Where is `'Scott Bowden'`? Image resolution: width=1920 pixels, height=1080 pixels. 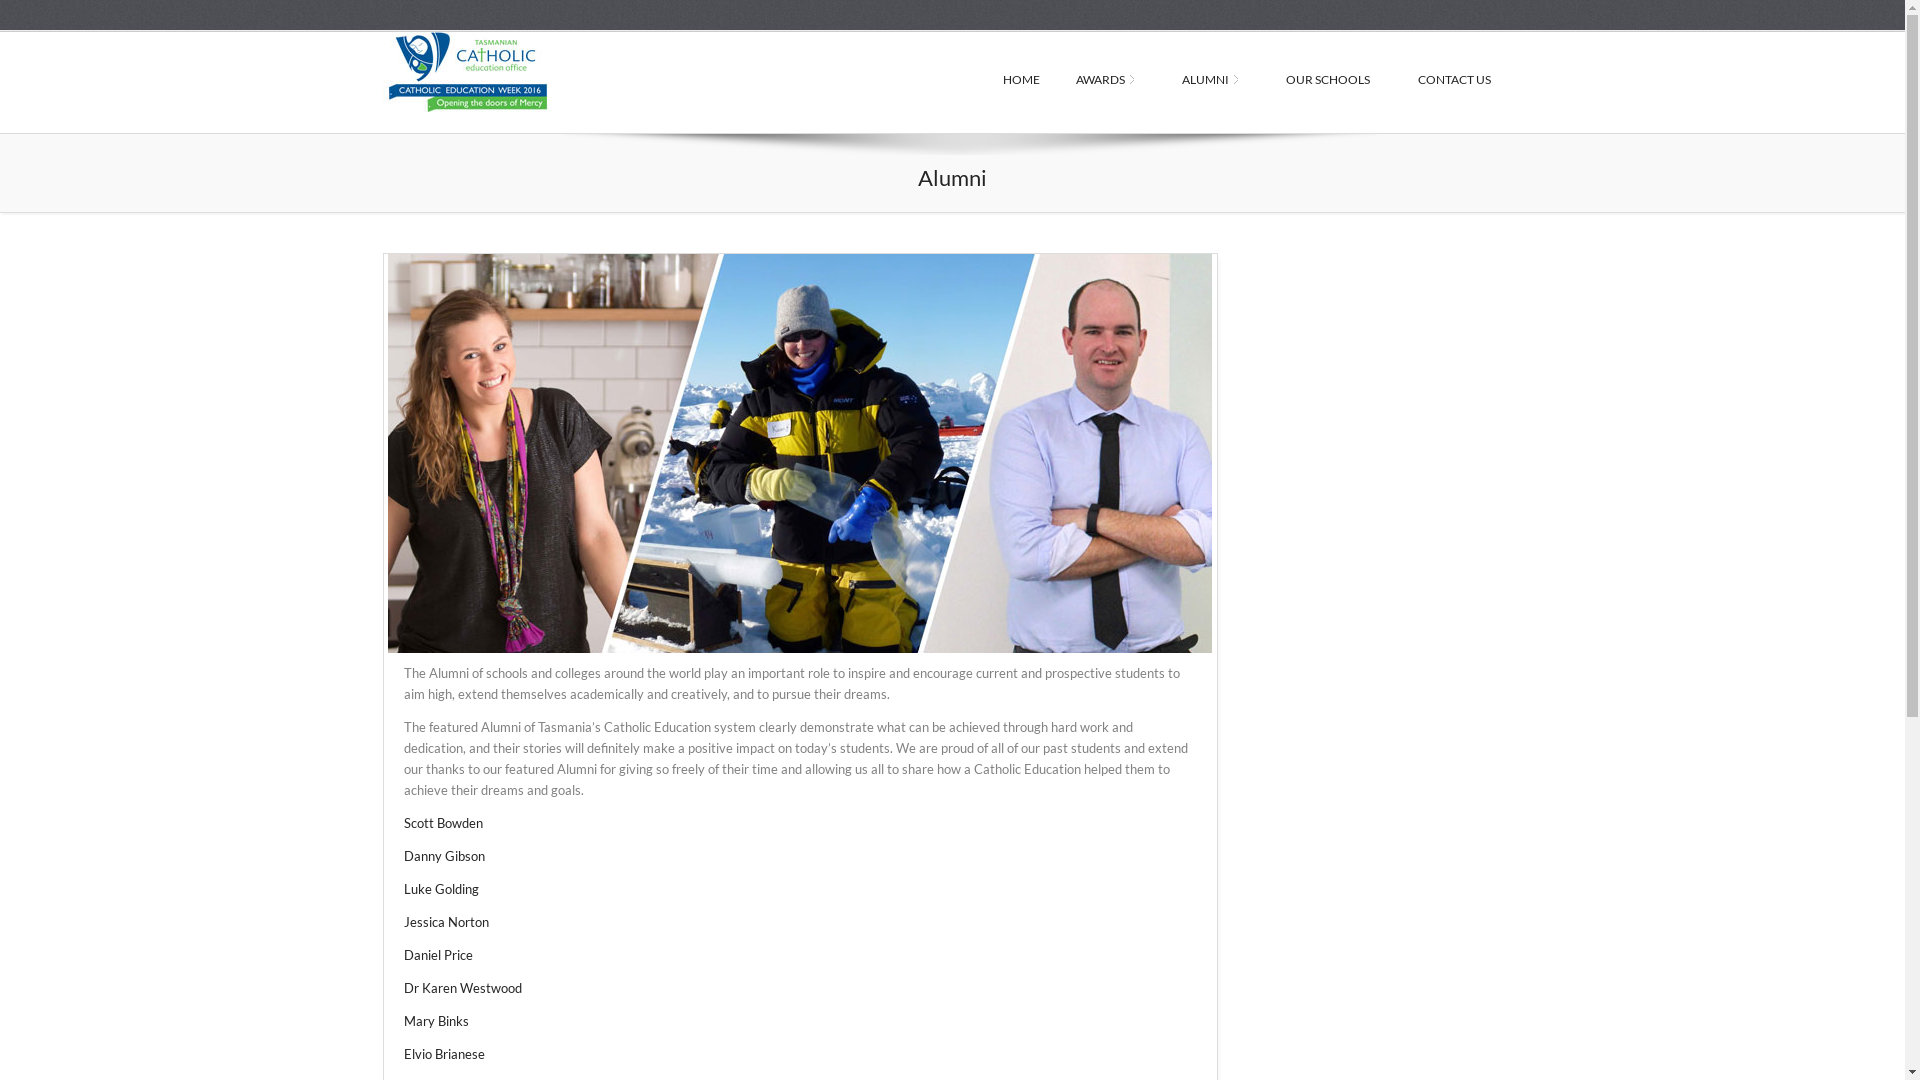 'Scott Bowden' is located at coordinates (442, 822).